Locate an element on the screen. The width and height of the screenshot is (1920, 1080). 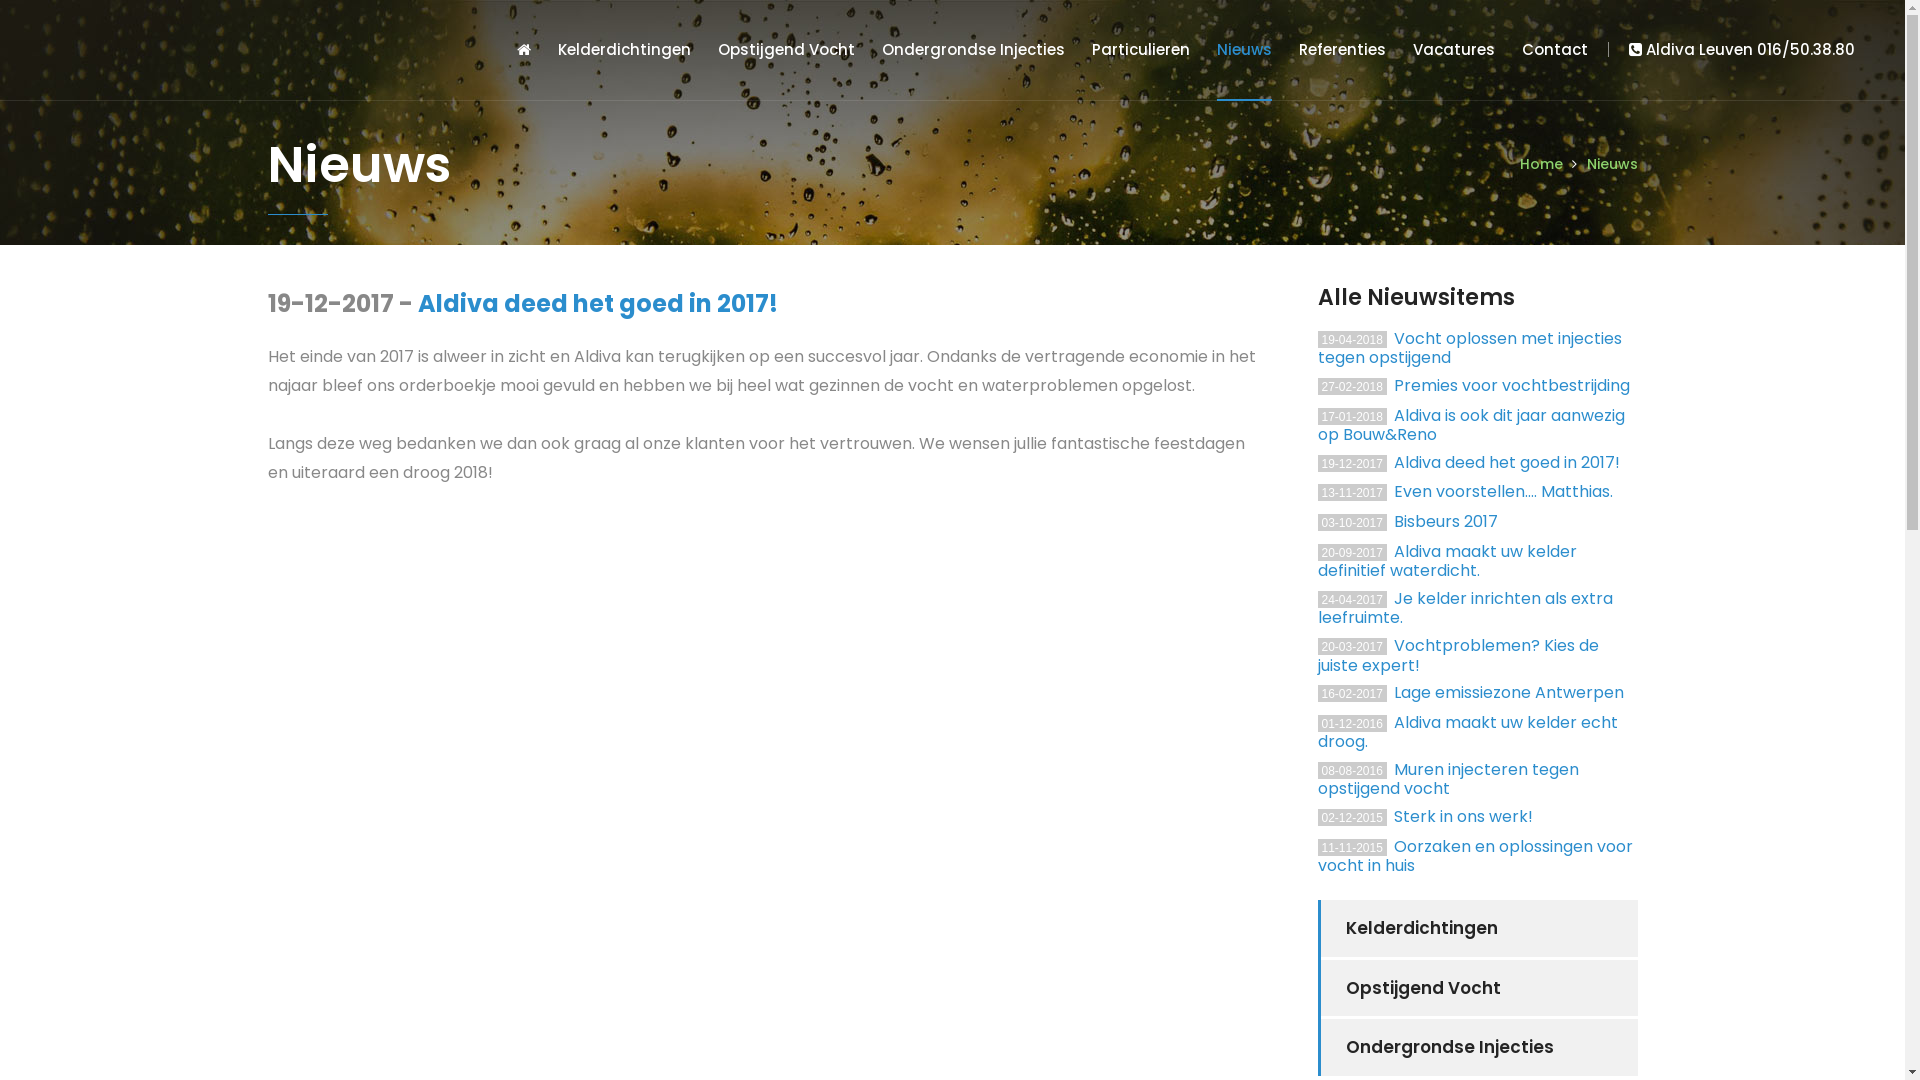
'Muren injecteren tegen opstijgend vocht' is located at coordinates (1448, 778).